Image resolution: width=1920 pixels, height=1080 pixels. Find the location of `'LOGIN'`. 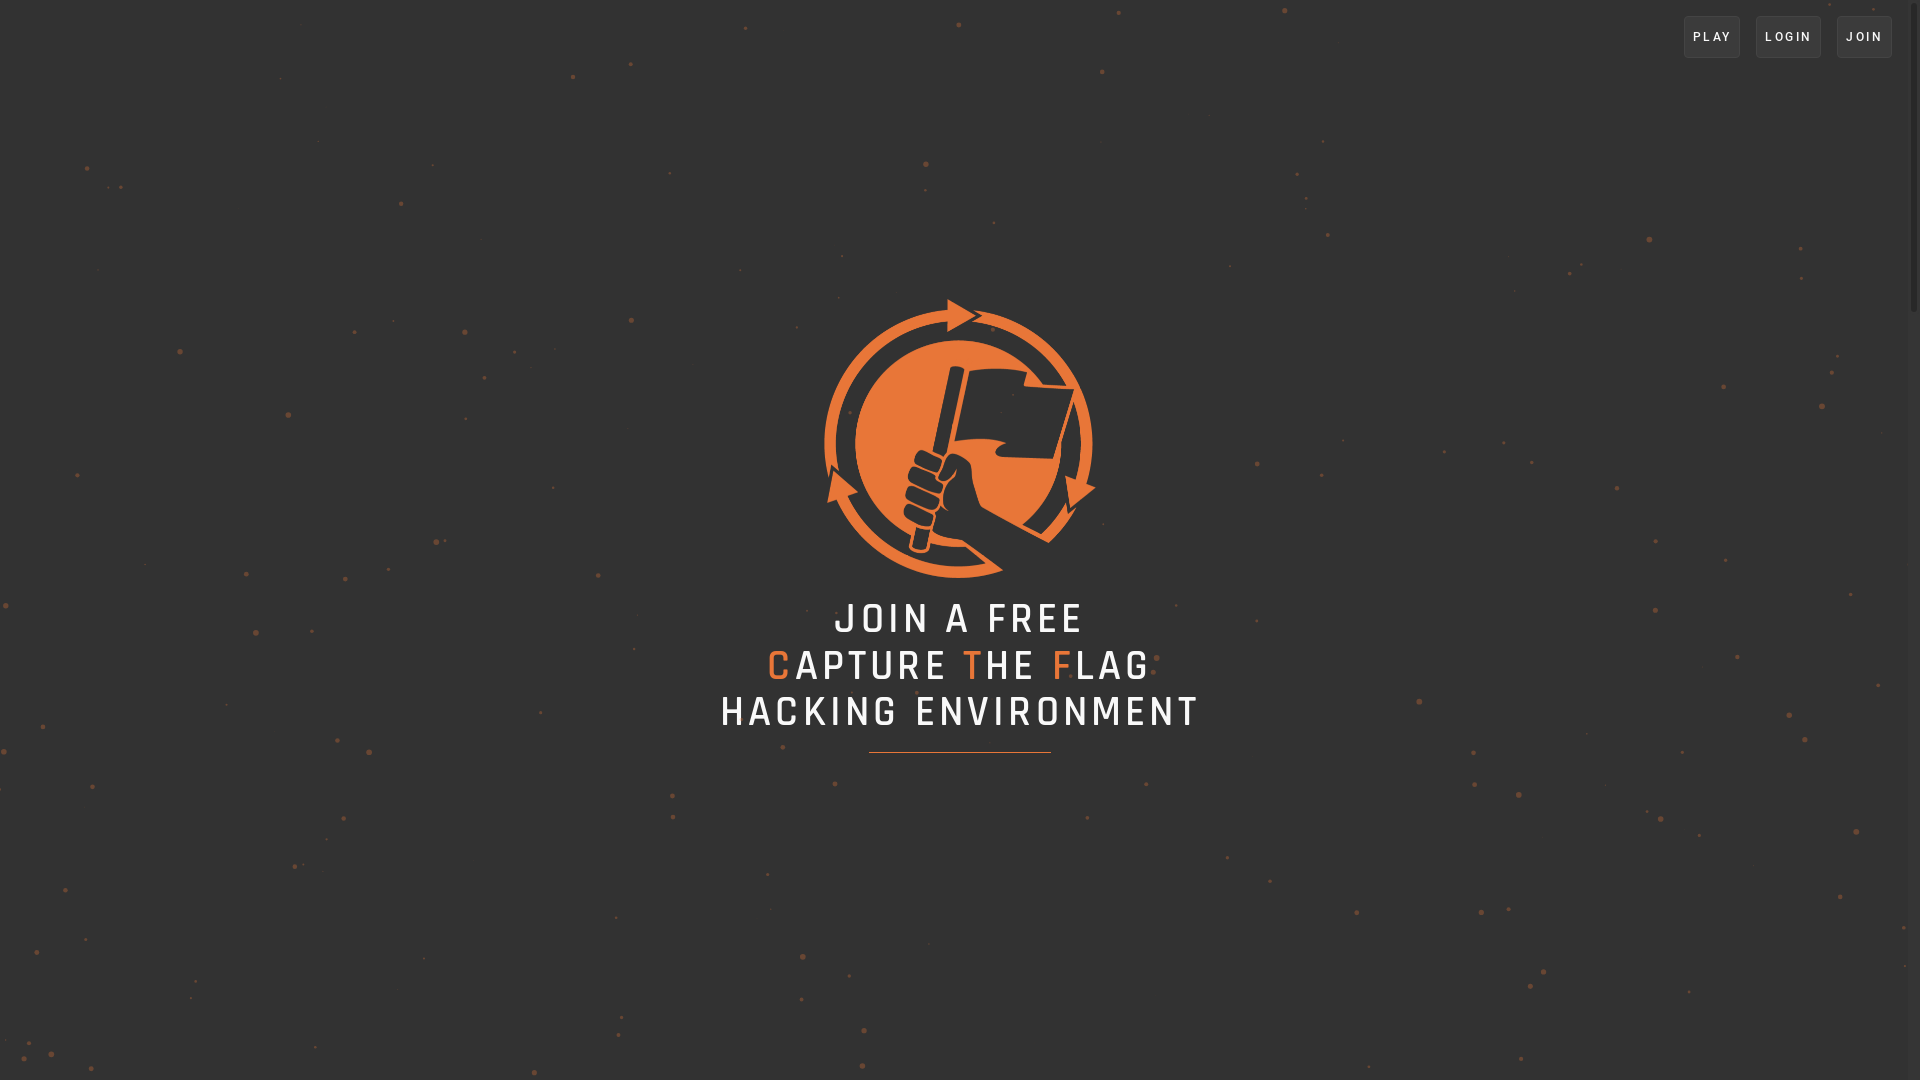

'LOGIN' is located at coordinates (1788, 37).